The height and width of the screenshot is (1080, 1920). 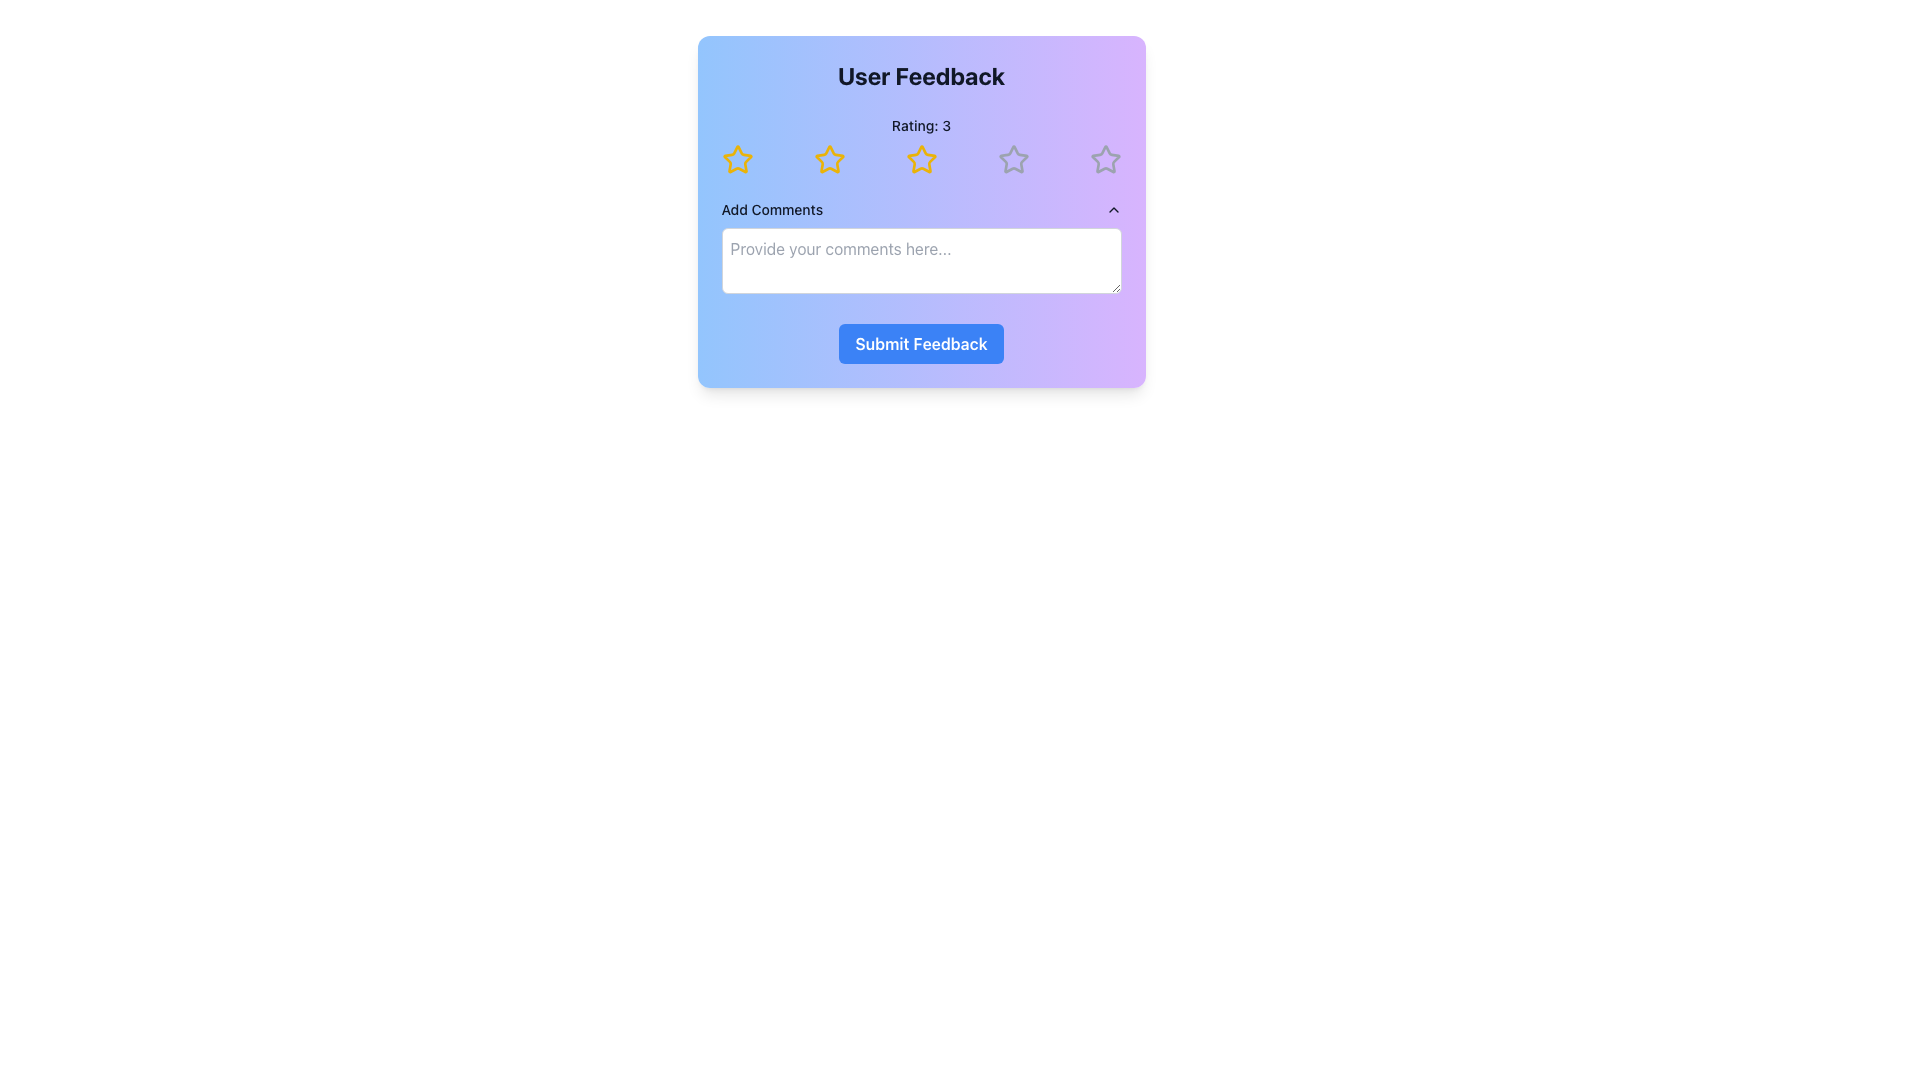 I want to click on the stars in the Rating indicator, so click(x=920, y=145).